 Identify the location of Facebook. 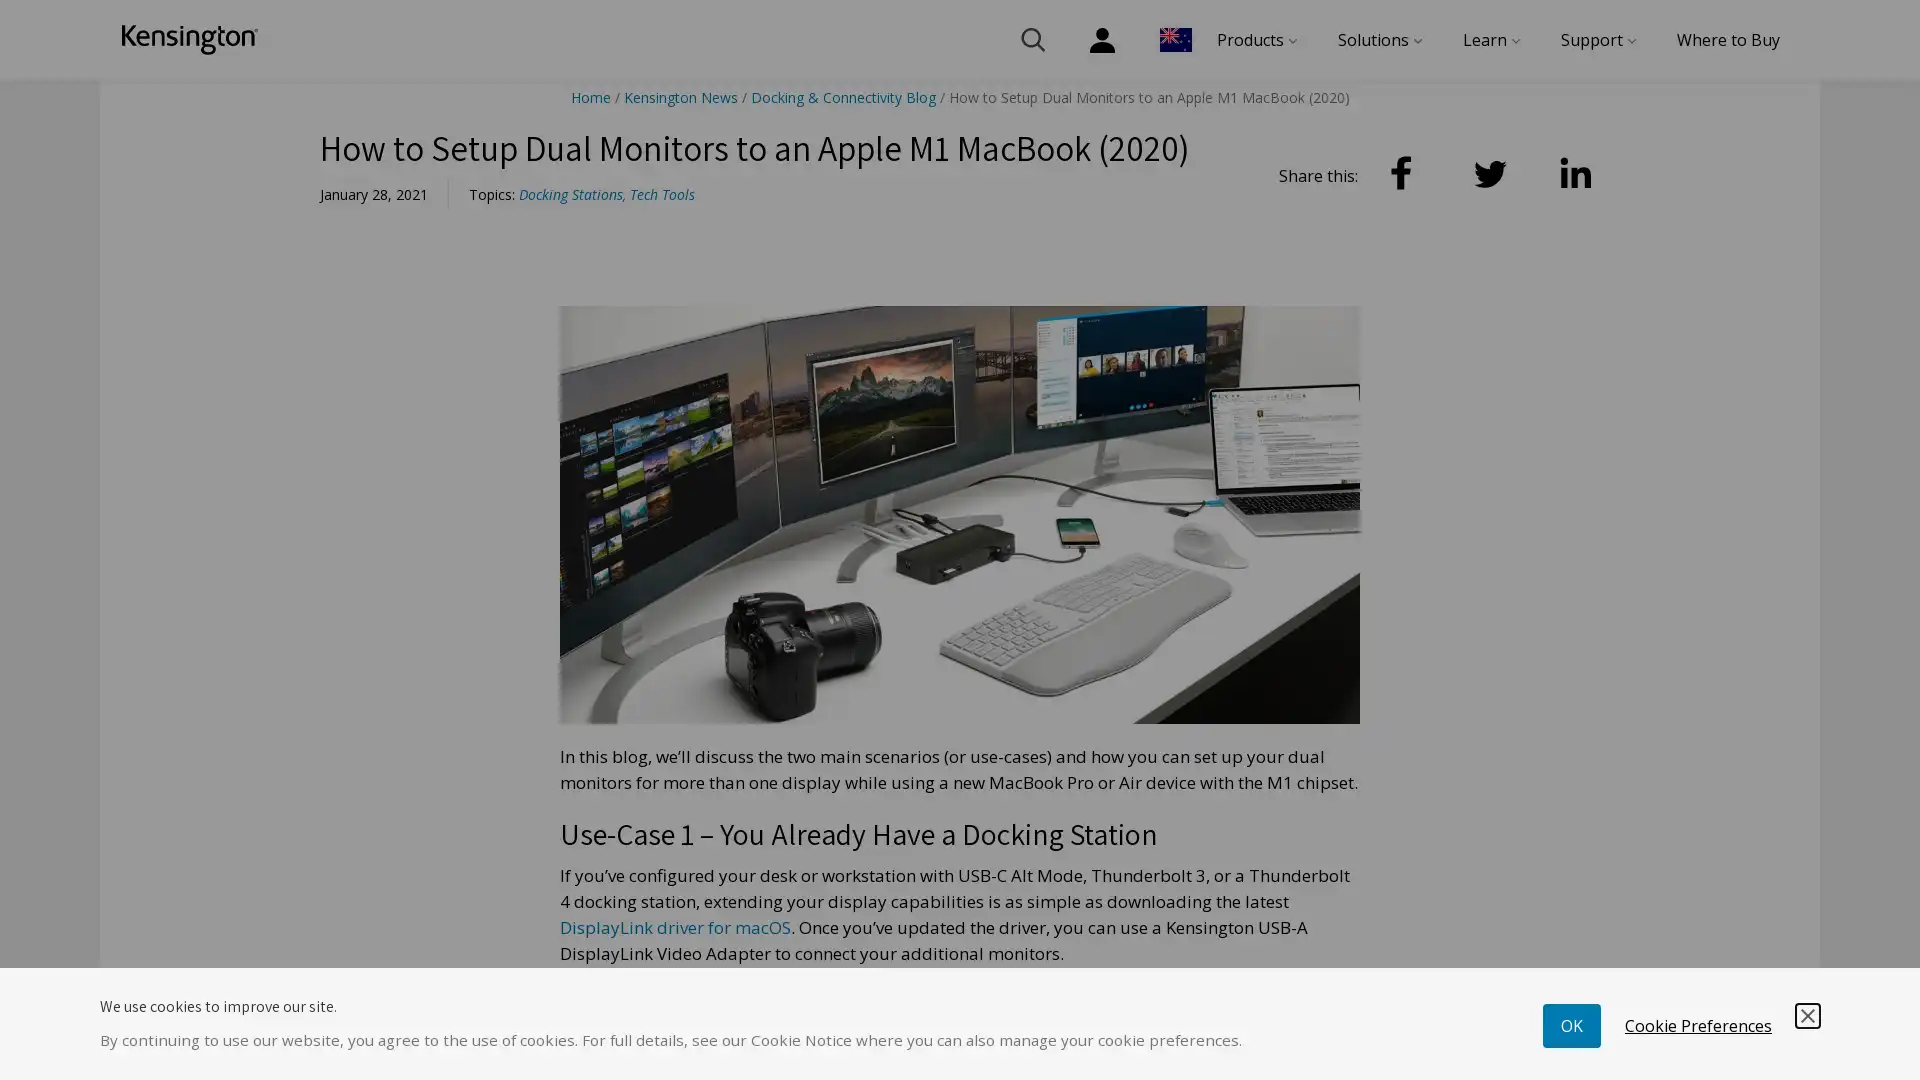
(1400, 171).